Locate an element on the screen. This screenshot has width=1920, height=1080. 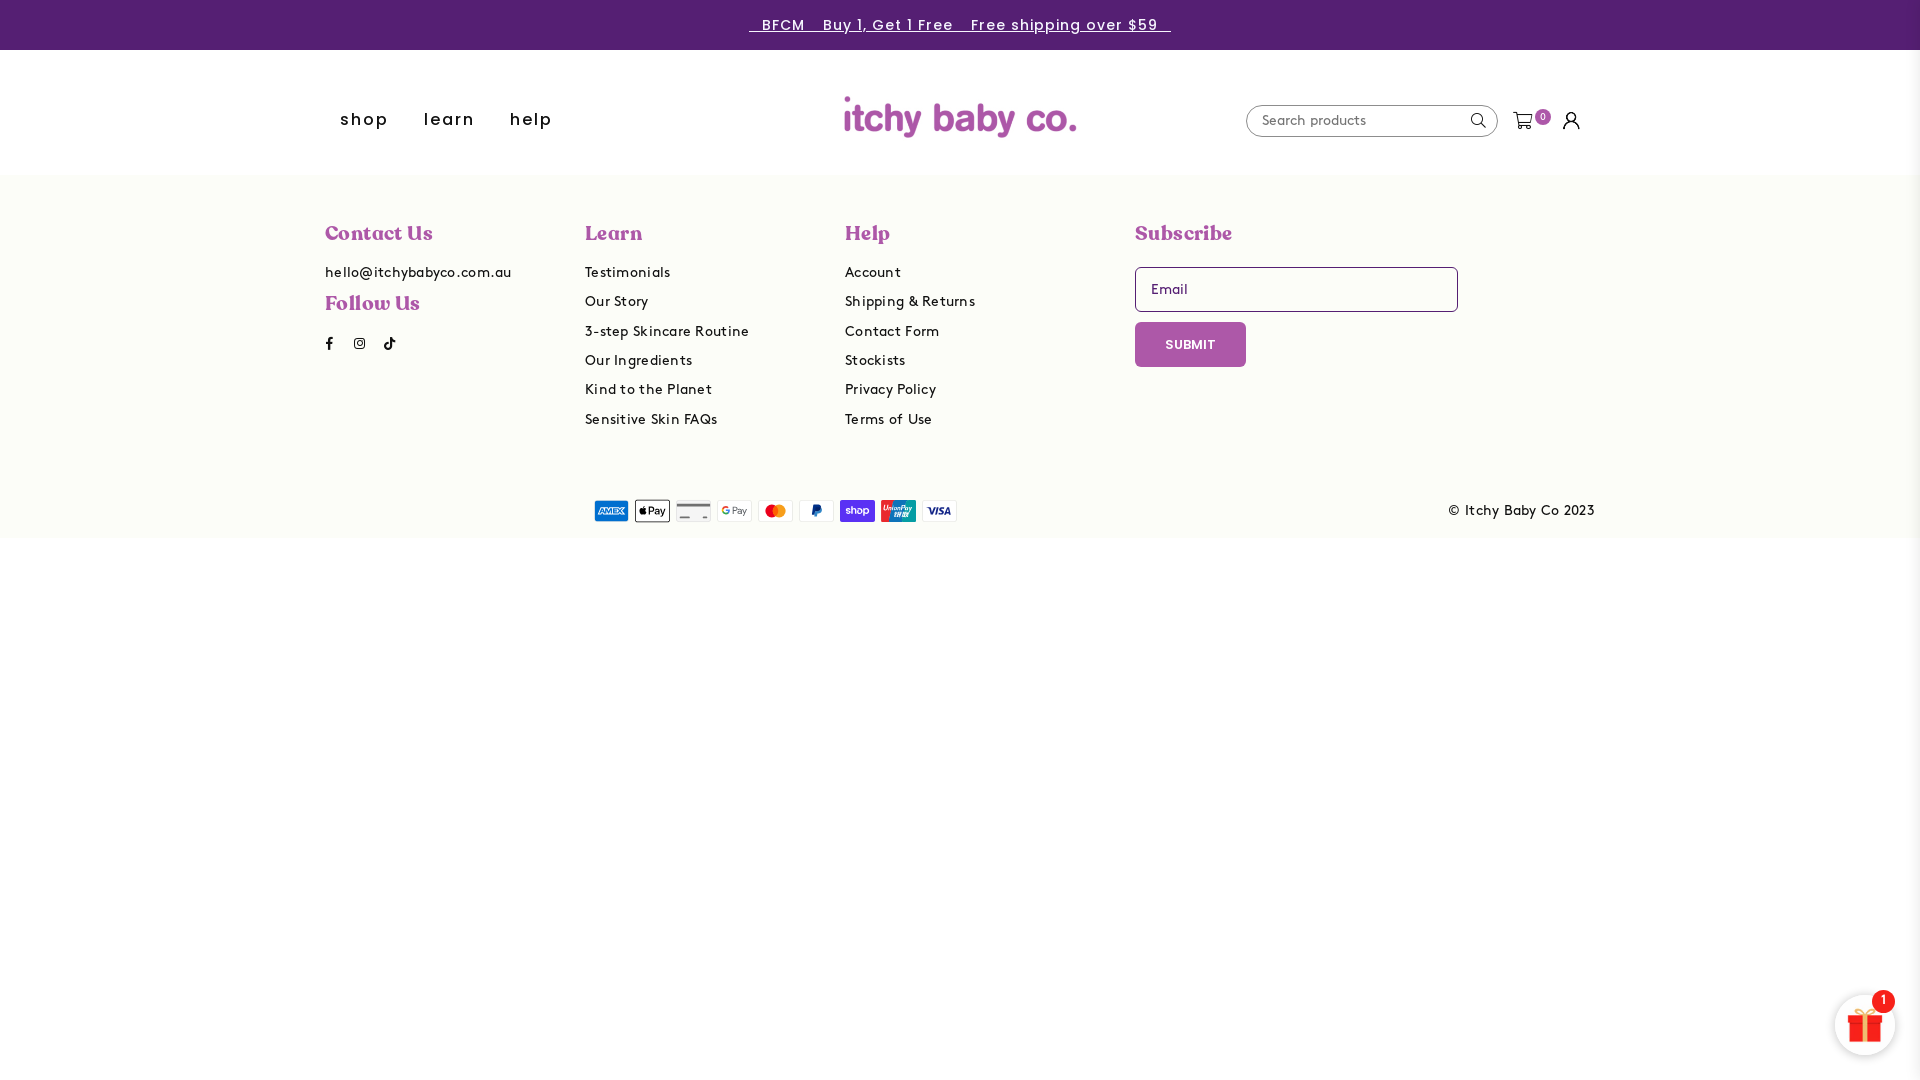
'Testimonials' is located at coordinates (626, 272).